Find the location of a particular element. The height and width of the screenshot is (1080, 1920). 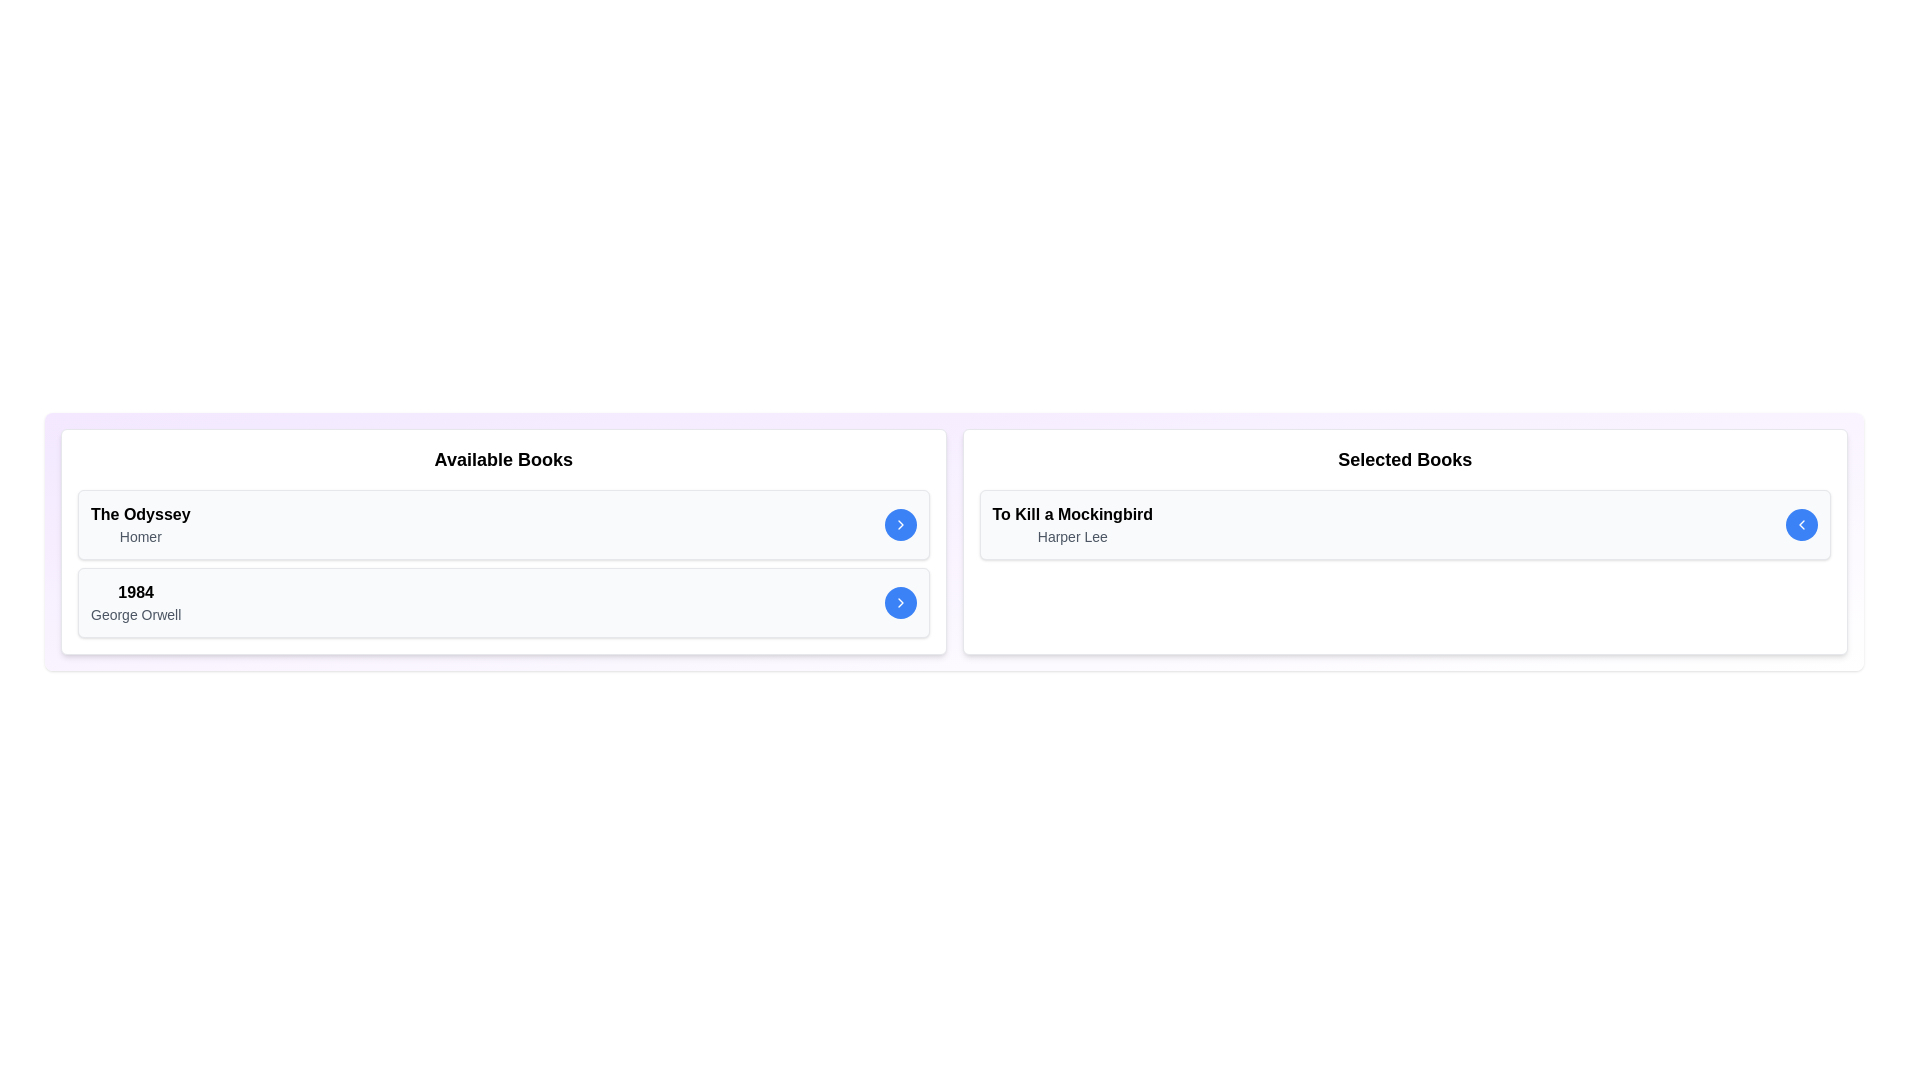

arrow button for the book titled 'The Odyssey' to transfer it to the other list is located at coordinates (899, 523).